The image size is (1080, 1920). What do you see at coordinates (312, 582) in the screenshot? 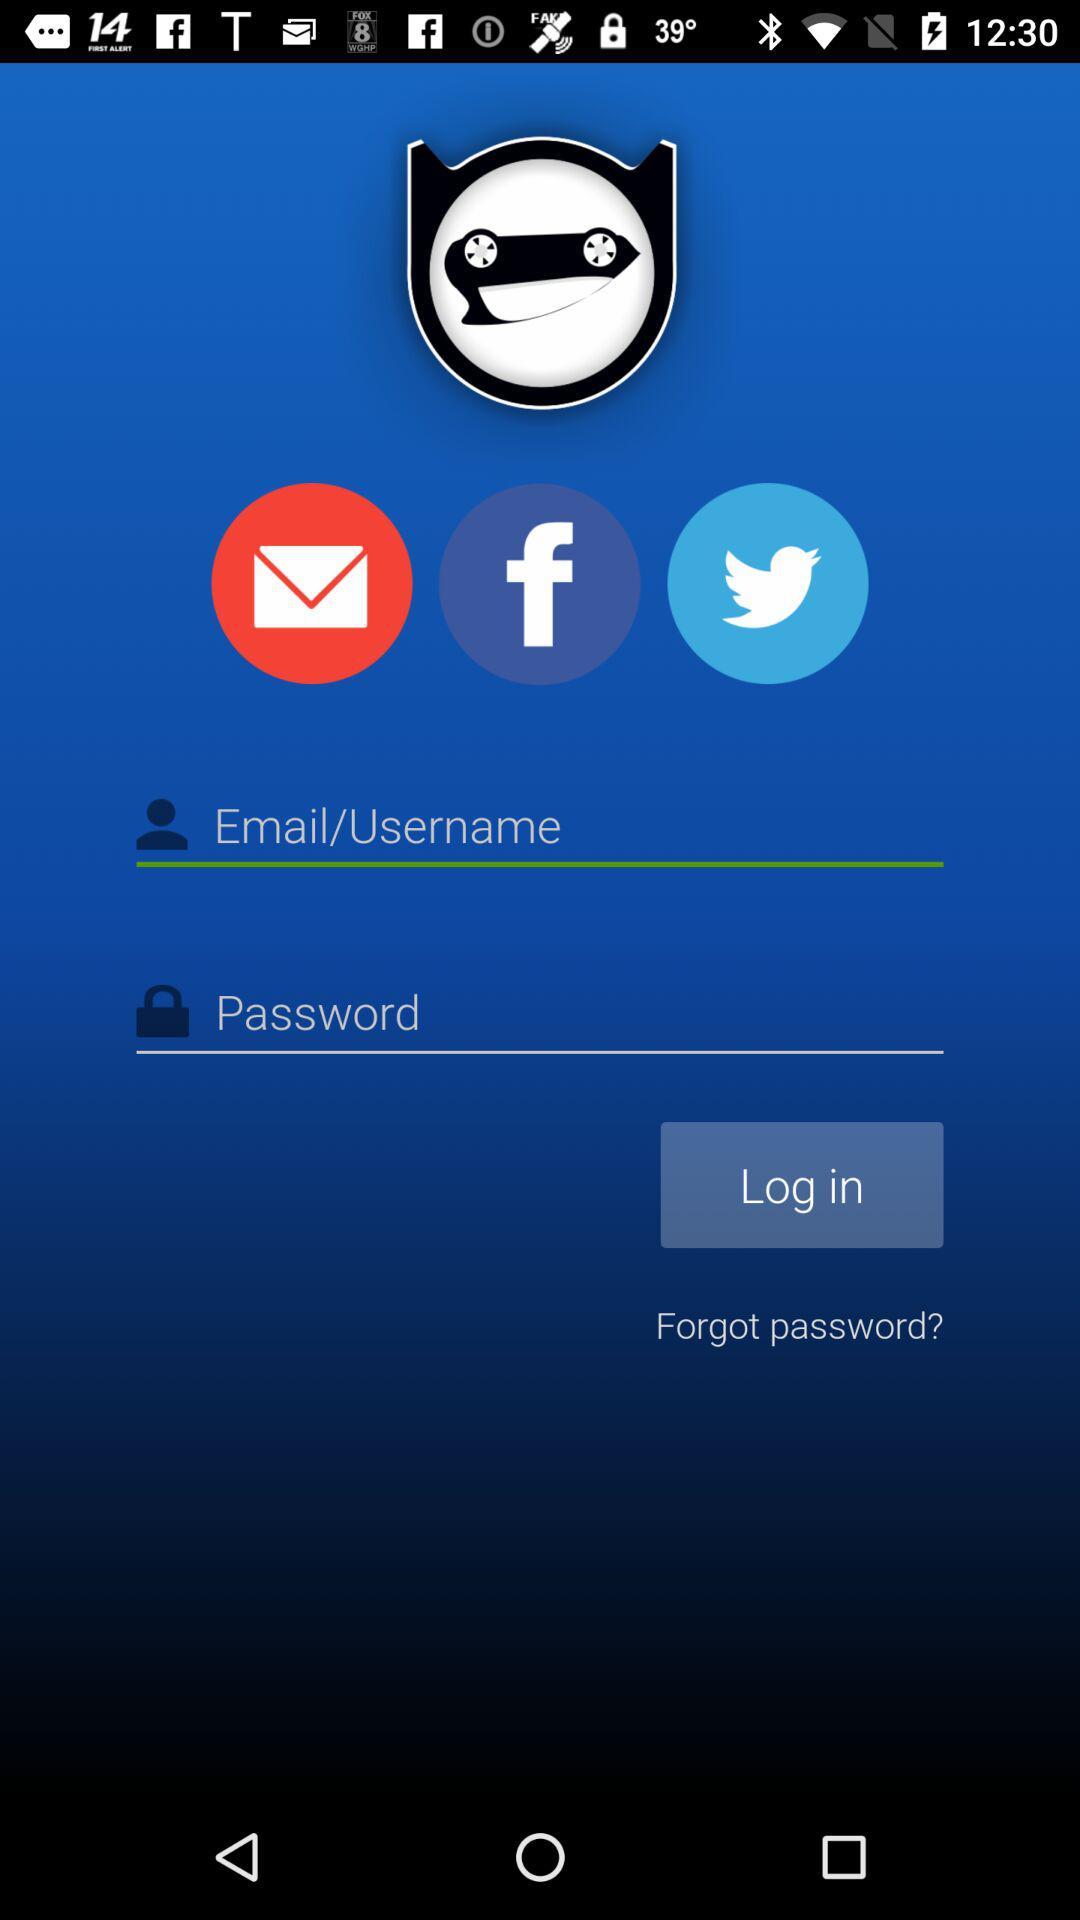
I see `login using email` at bounding box center [312, 582].